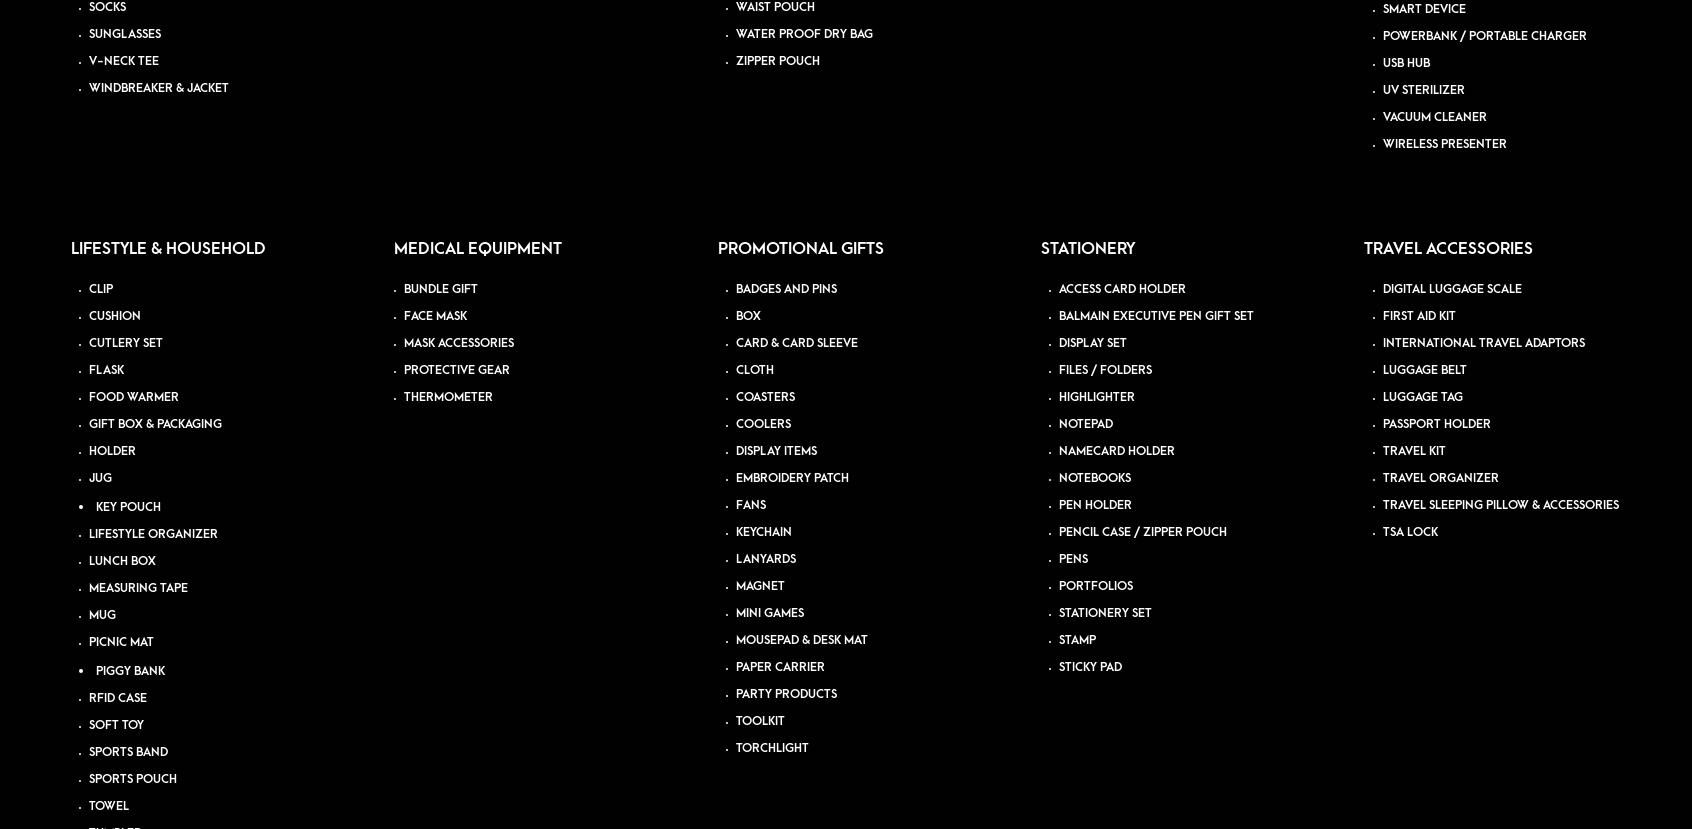 The height and width of the screenshot is (829, 1692). What do you see at coordinates (192, 31) in the screenshot?
I see `'Corporate Gifting Trends: What’s In and What’s Out in the Business World'` at bounding box center [192, 31].